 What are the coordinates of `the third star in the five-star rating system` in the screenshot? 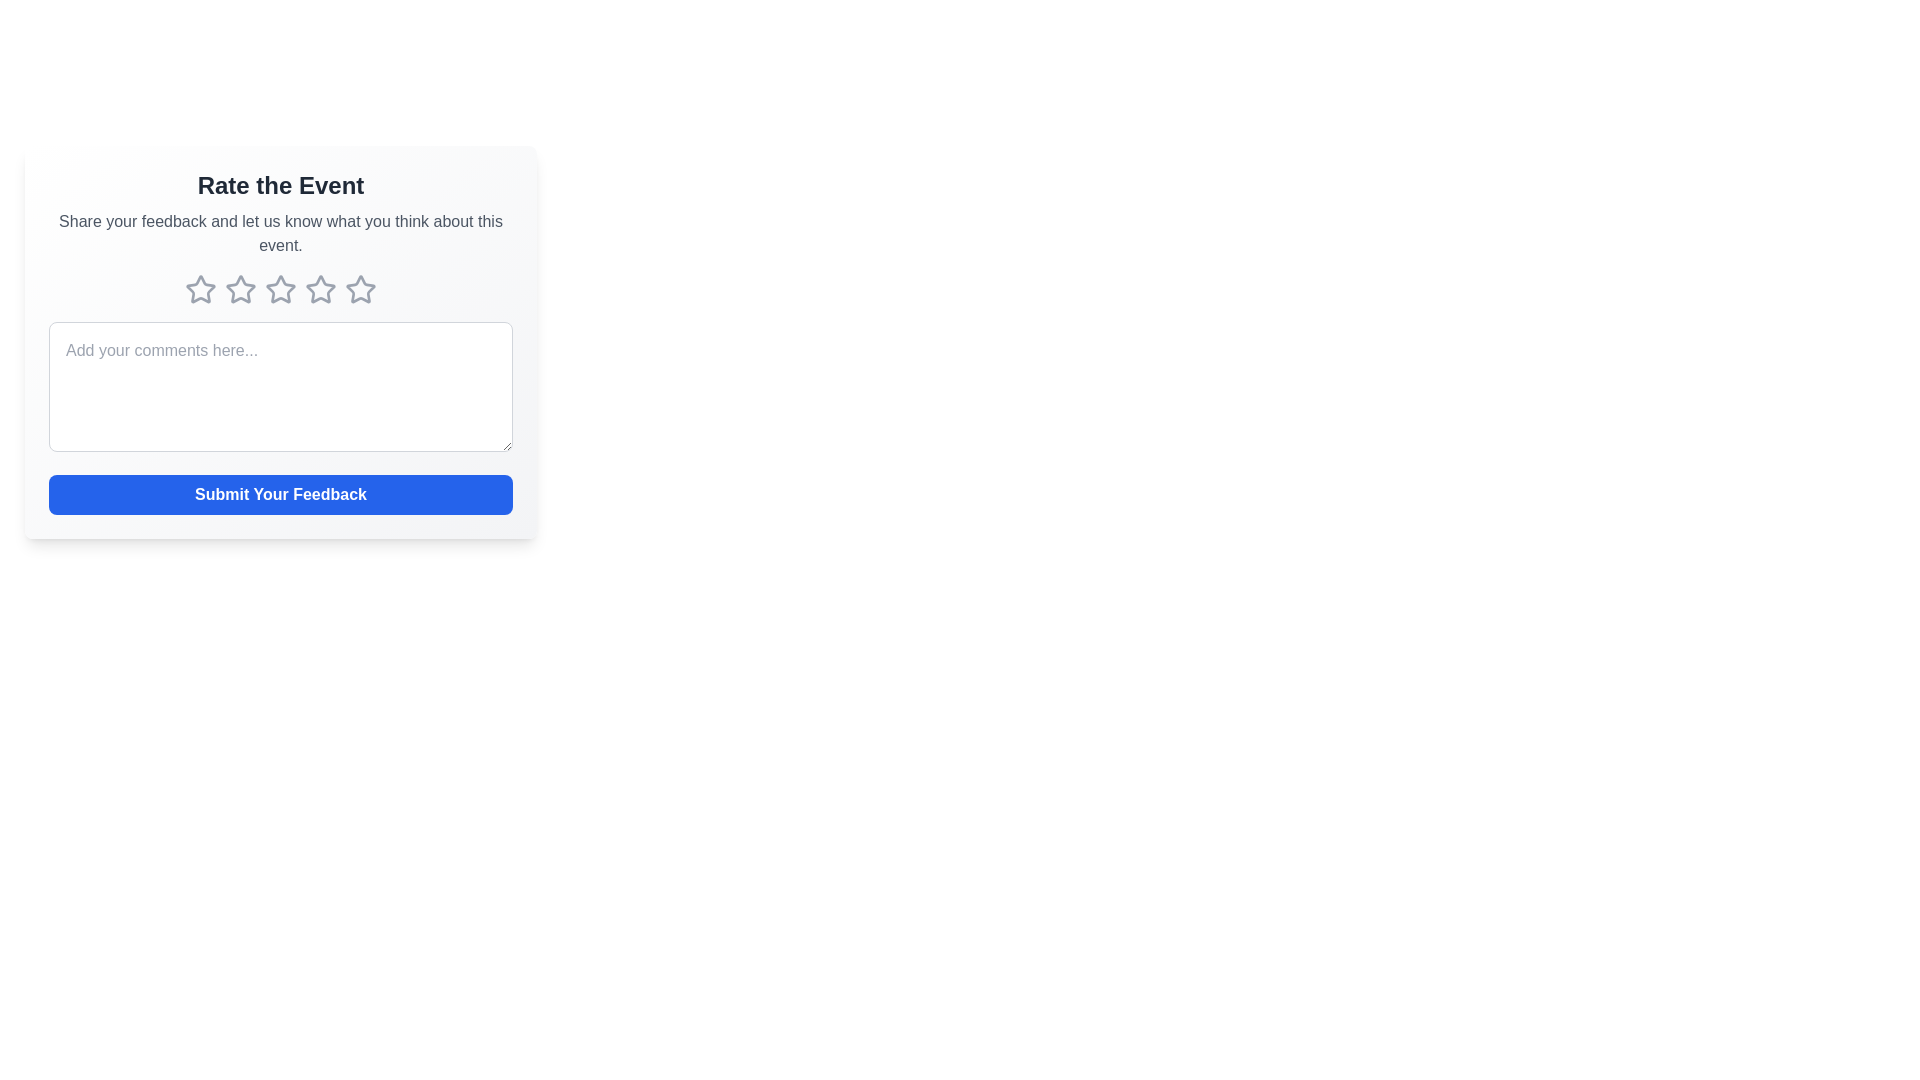 It's located at (320, 289).